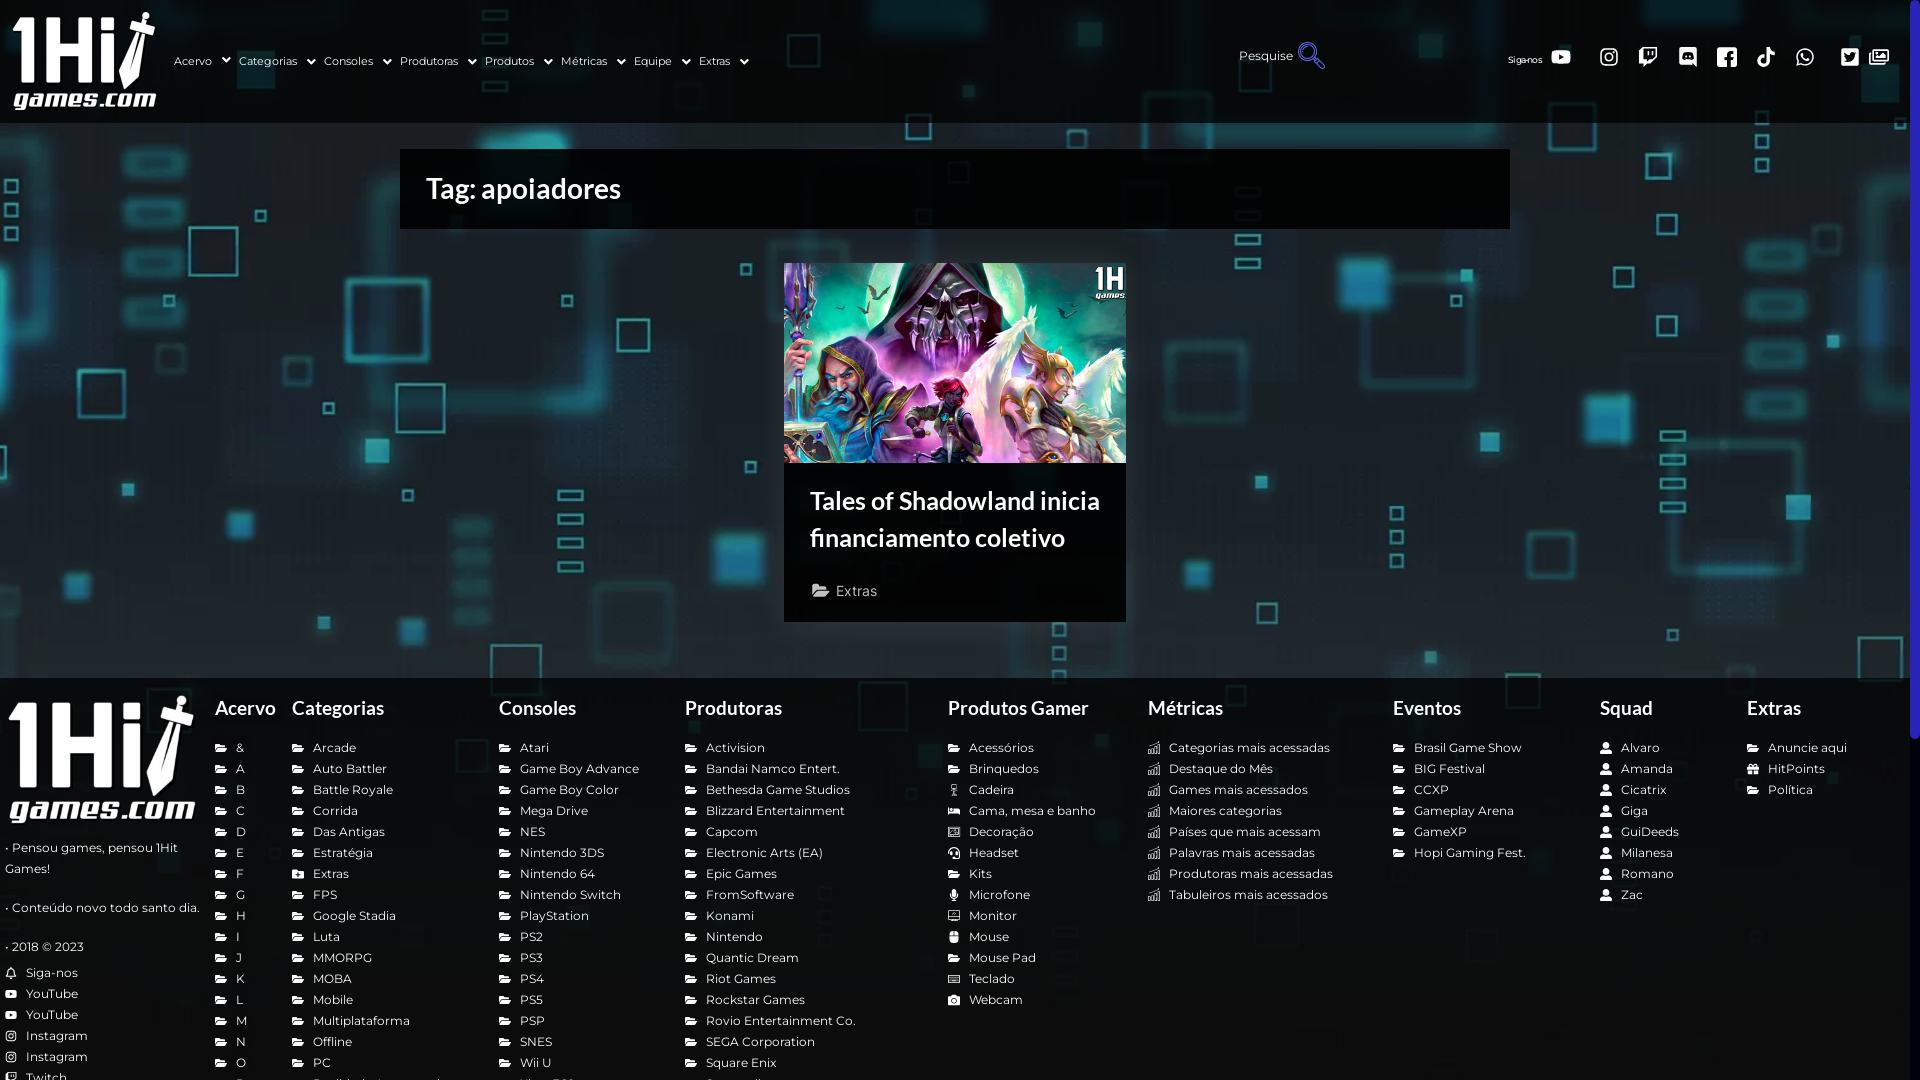  What do you see at coordinates (580, 977) in the screenshot?
I see `'PS4'` at bounding box center [580, 977].